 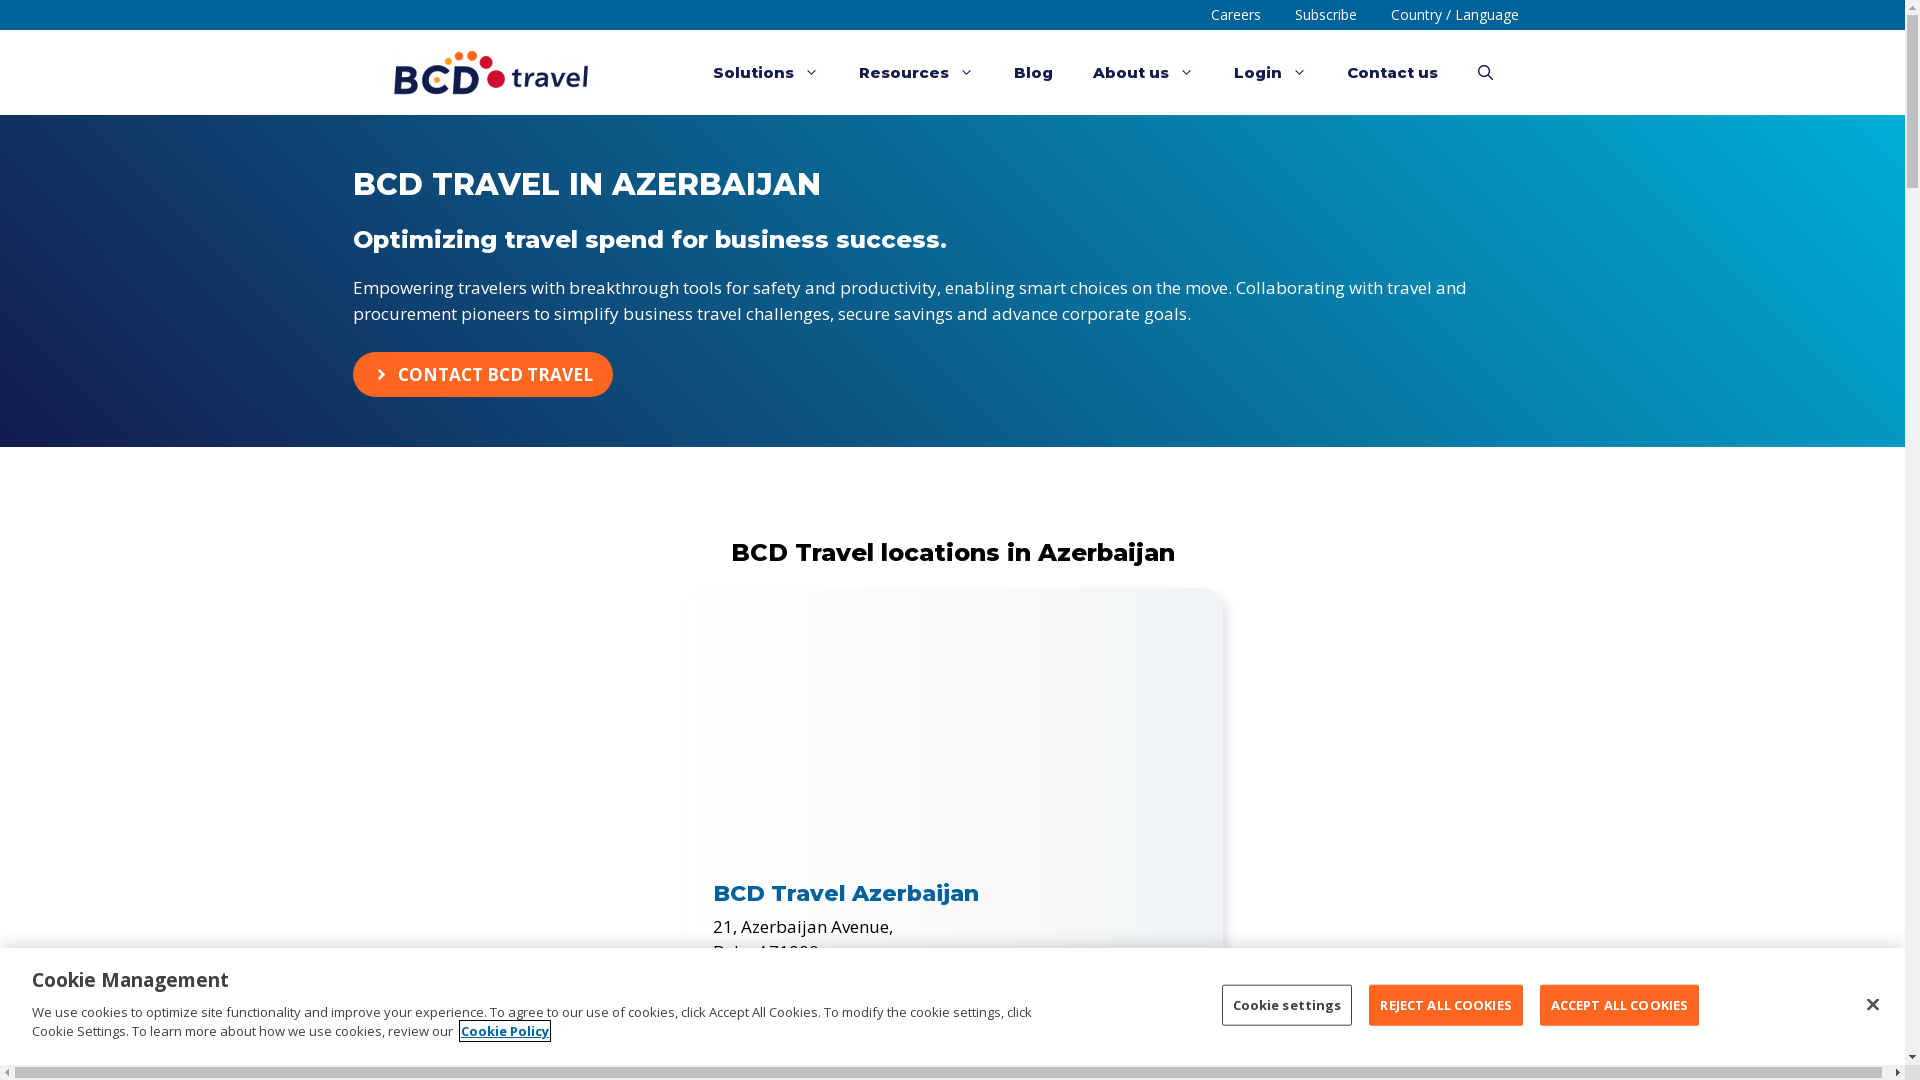 I want to click on 'ACCEPT ALL COOKIES', so click(x=1619, y=1005).